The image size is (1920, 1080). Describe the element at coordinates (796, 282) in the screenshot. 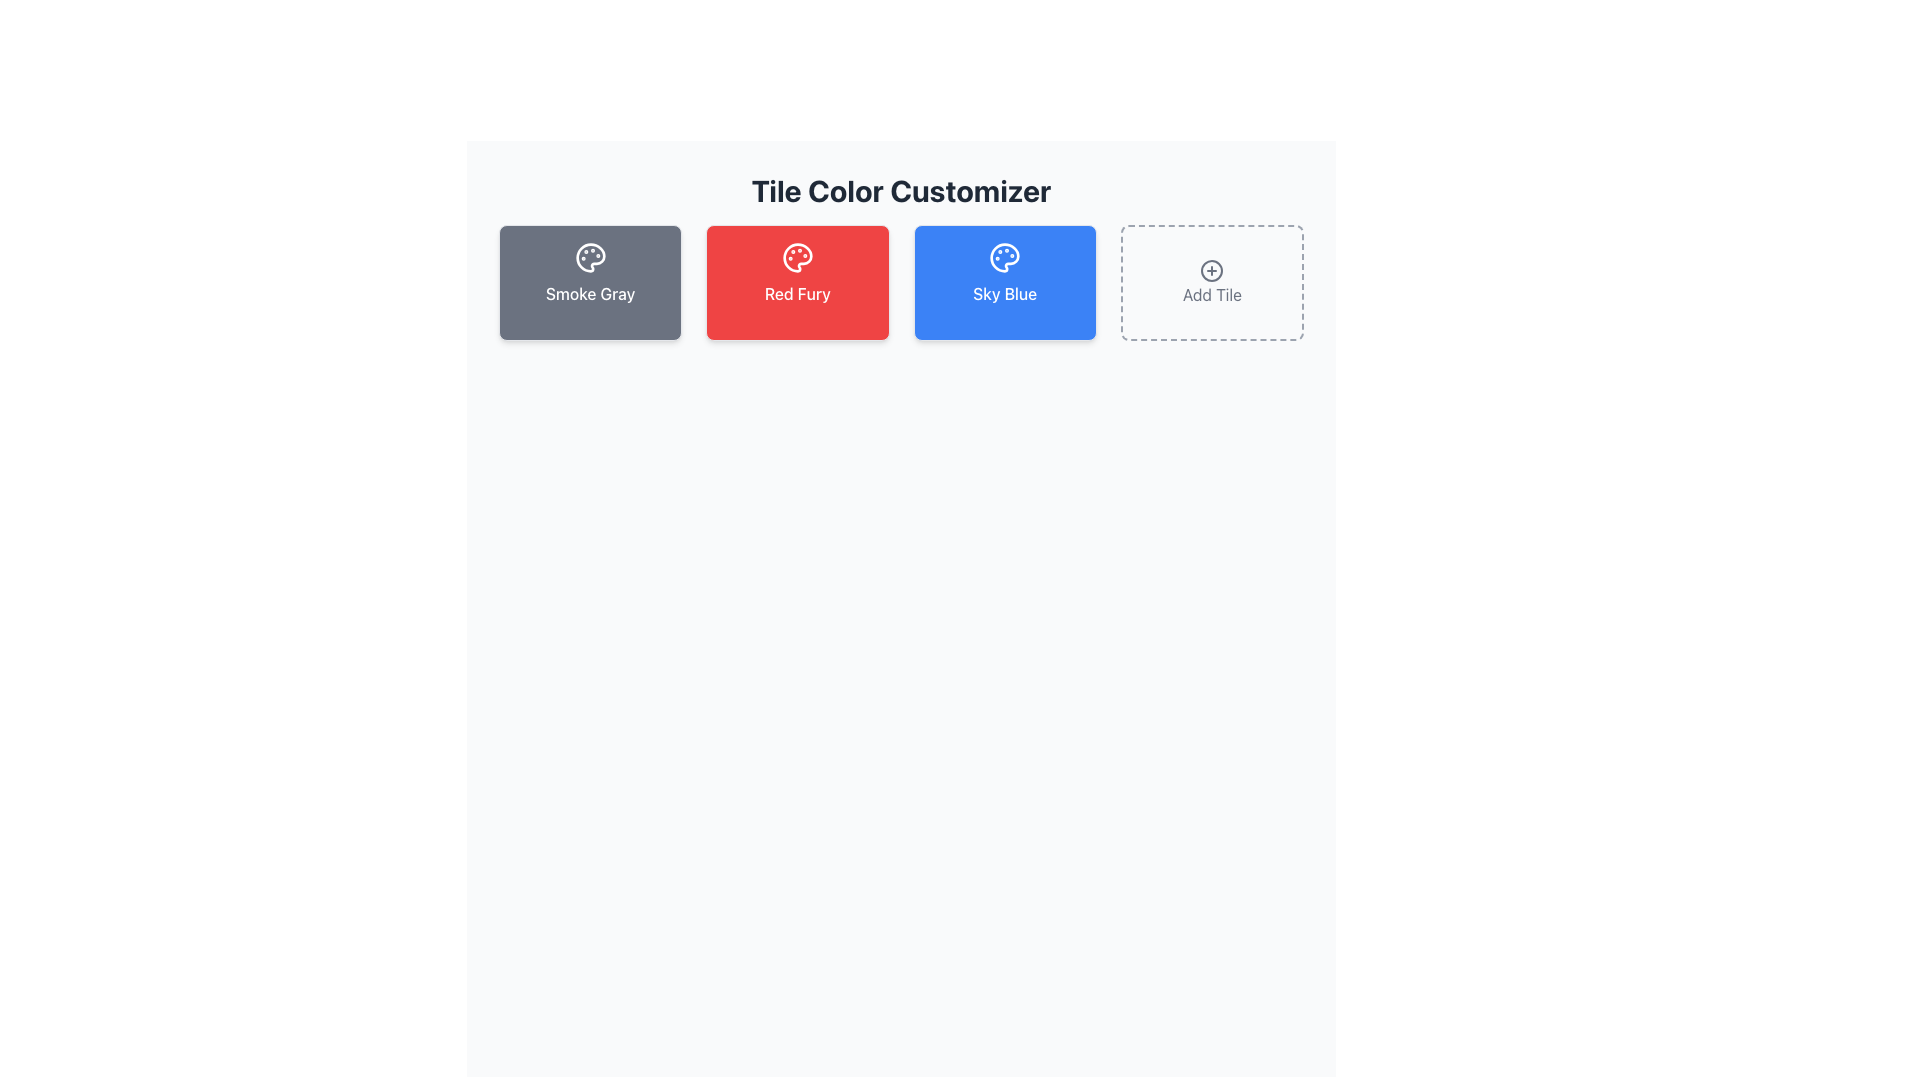

I see `the 'Red Fury' tile, which is the central tile in the first row of a grid layout` at that location.